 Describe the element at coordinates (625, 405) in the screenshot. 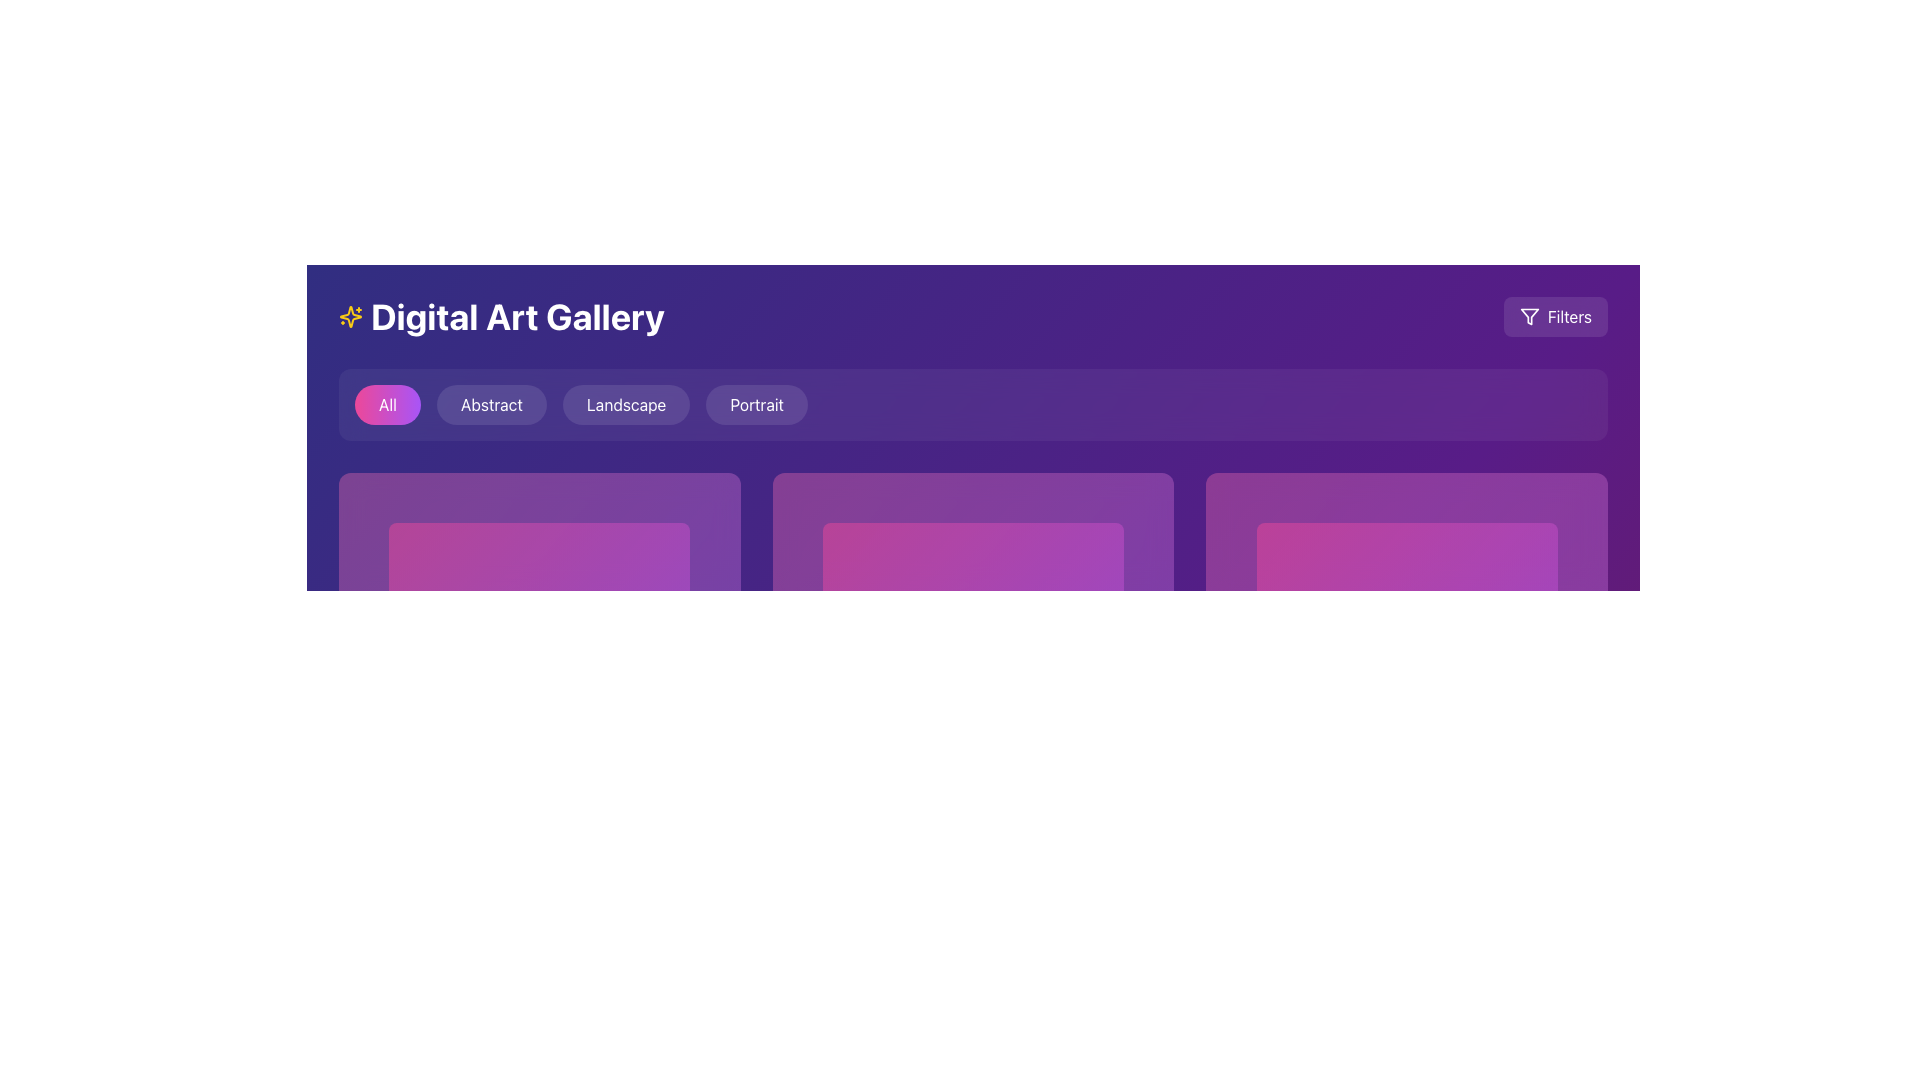

I see `the button labeled 'landscape' with rounded corners` at that location.